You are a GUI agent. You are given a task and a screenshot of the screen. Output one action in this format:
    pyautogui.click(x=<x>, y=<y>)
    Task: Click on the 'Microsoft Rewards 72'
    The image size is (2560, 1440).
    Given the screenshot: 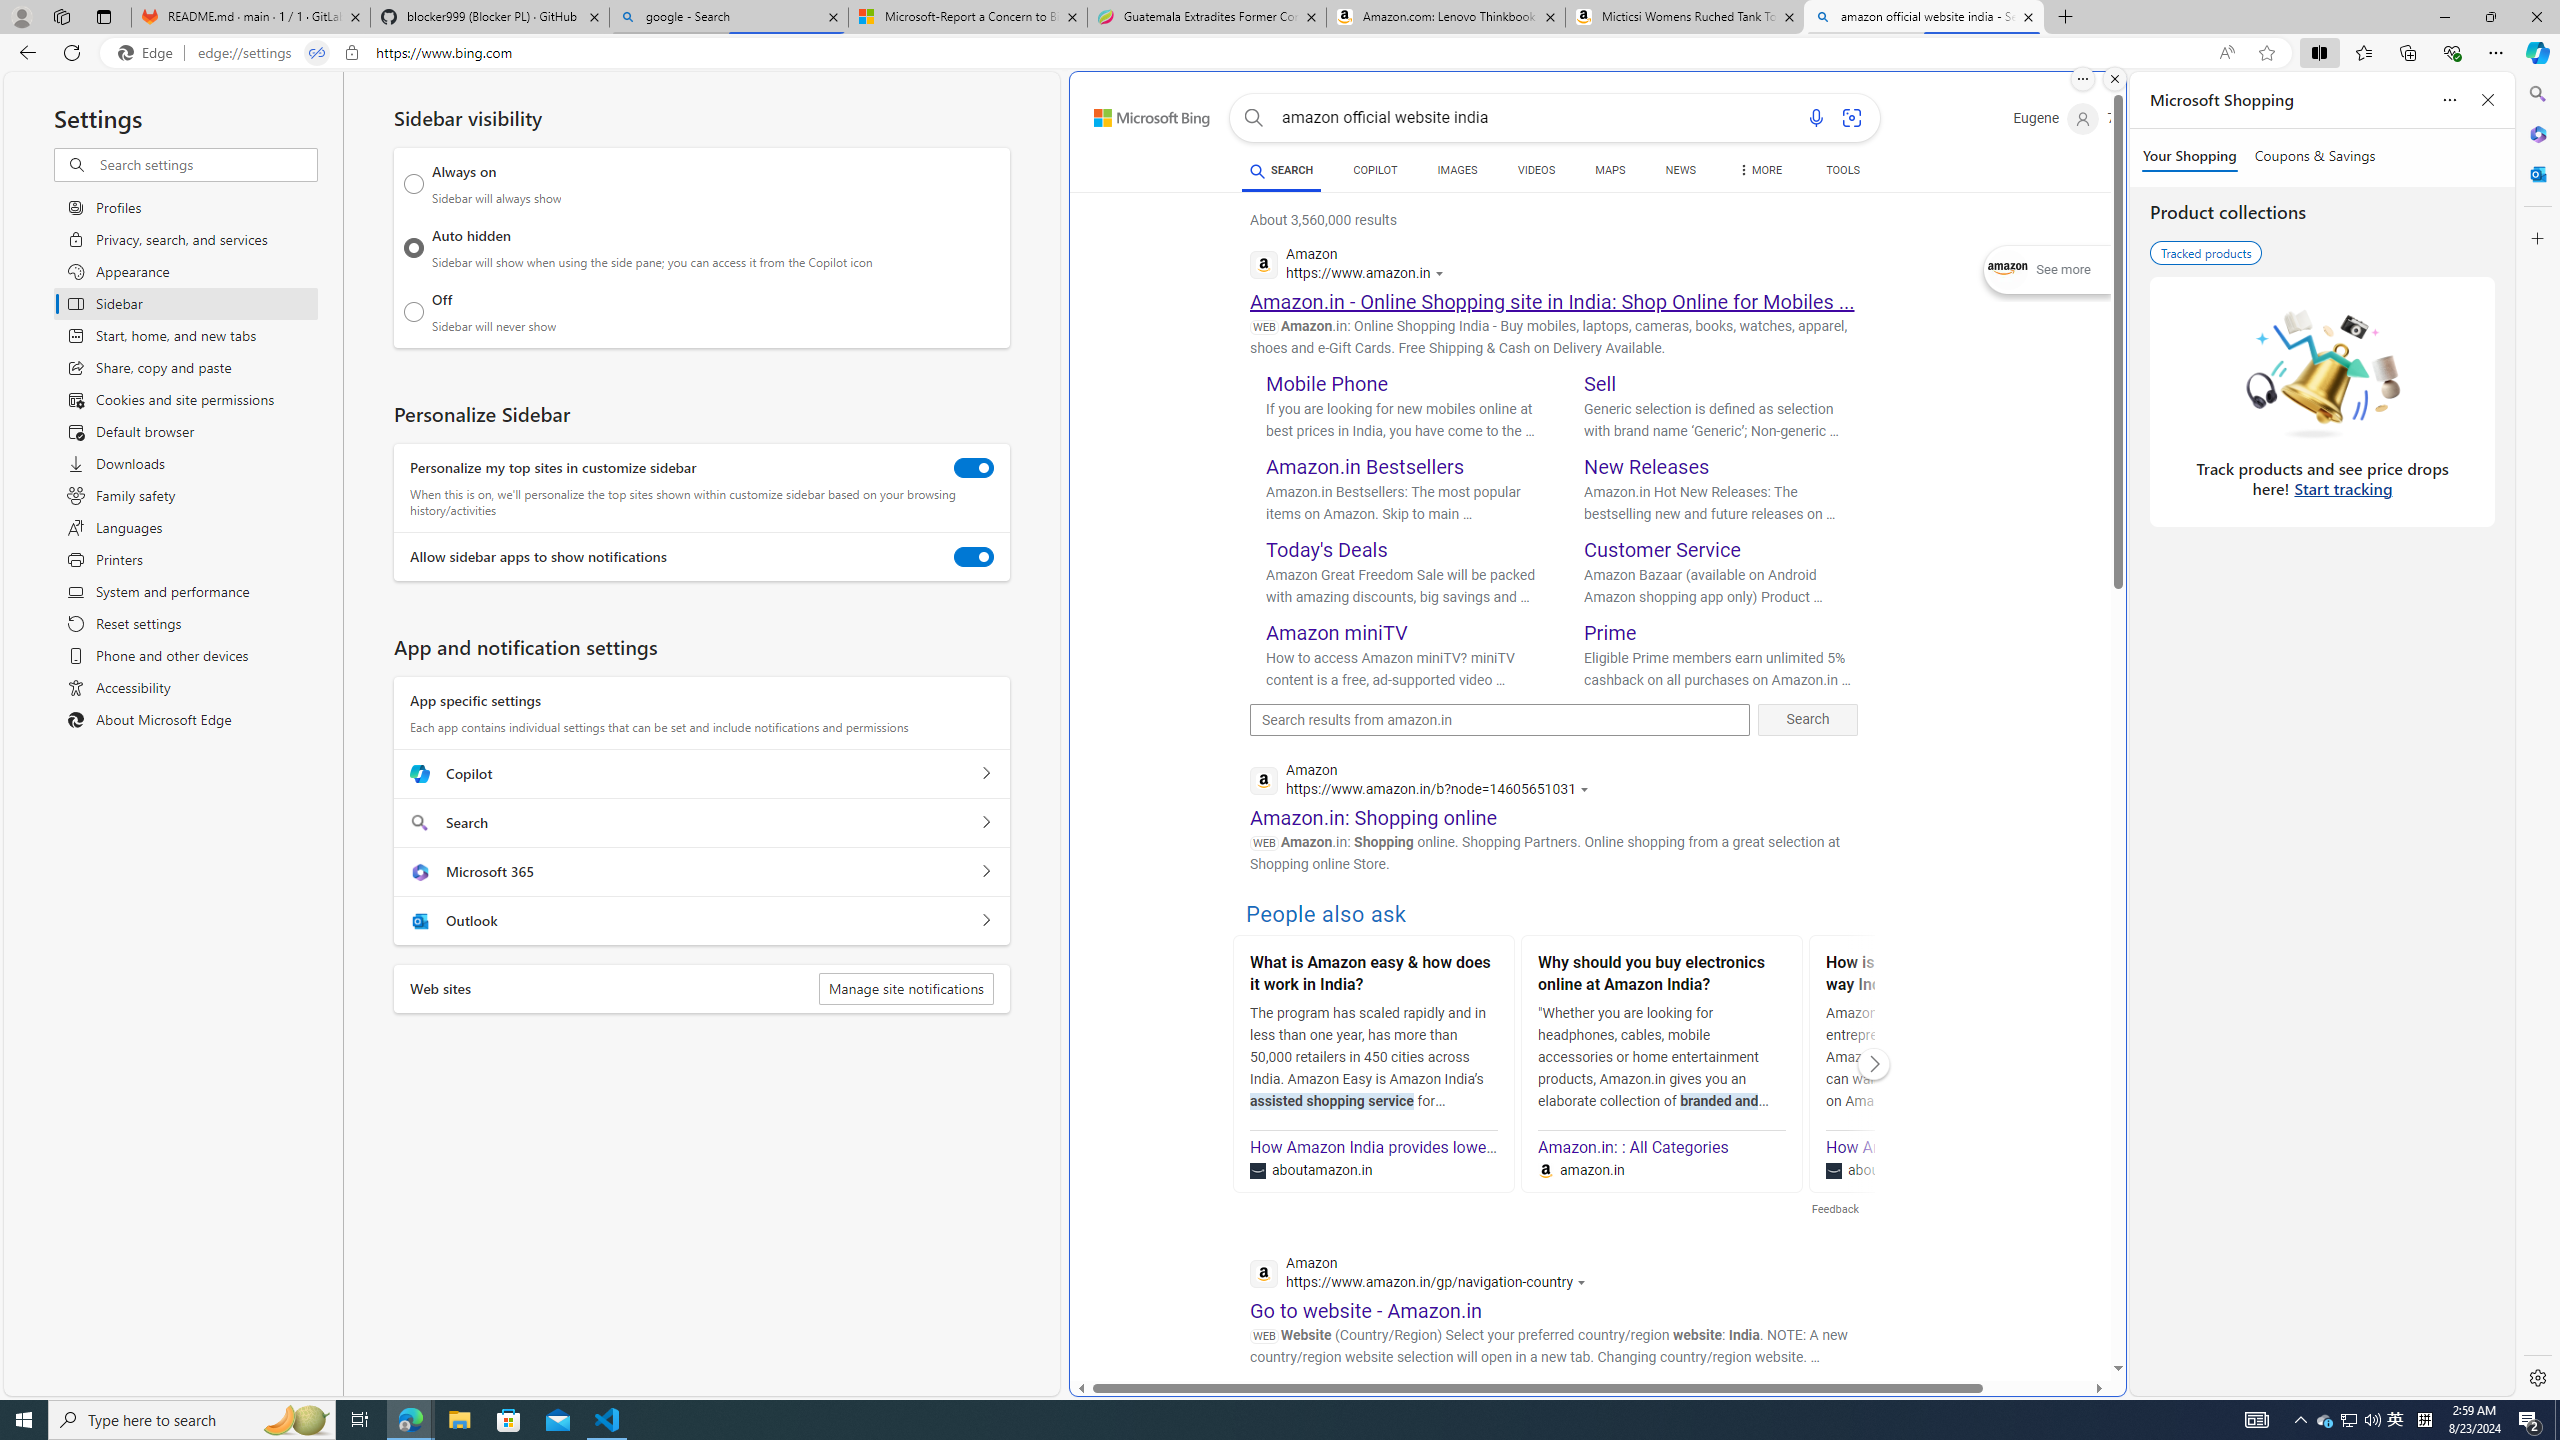 What is the action you would take?
    pyautogui.click(x=2136, y=118)
    